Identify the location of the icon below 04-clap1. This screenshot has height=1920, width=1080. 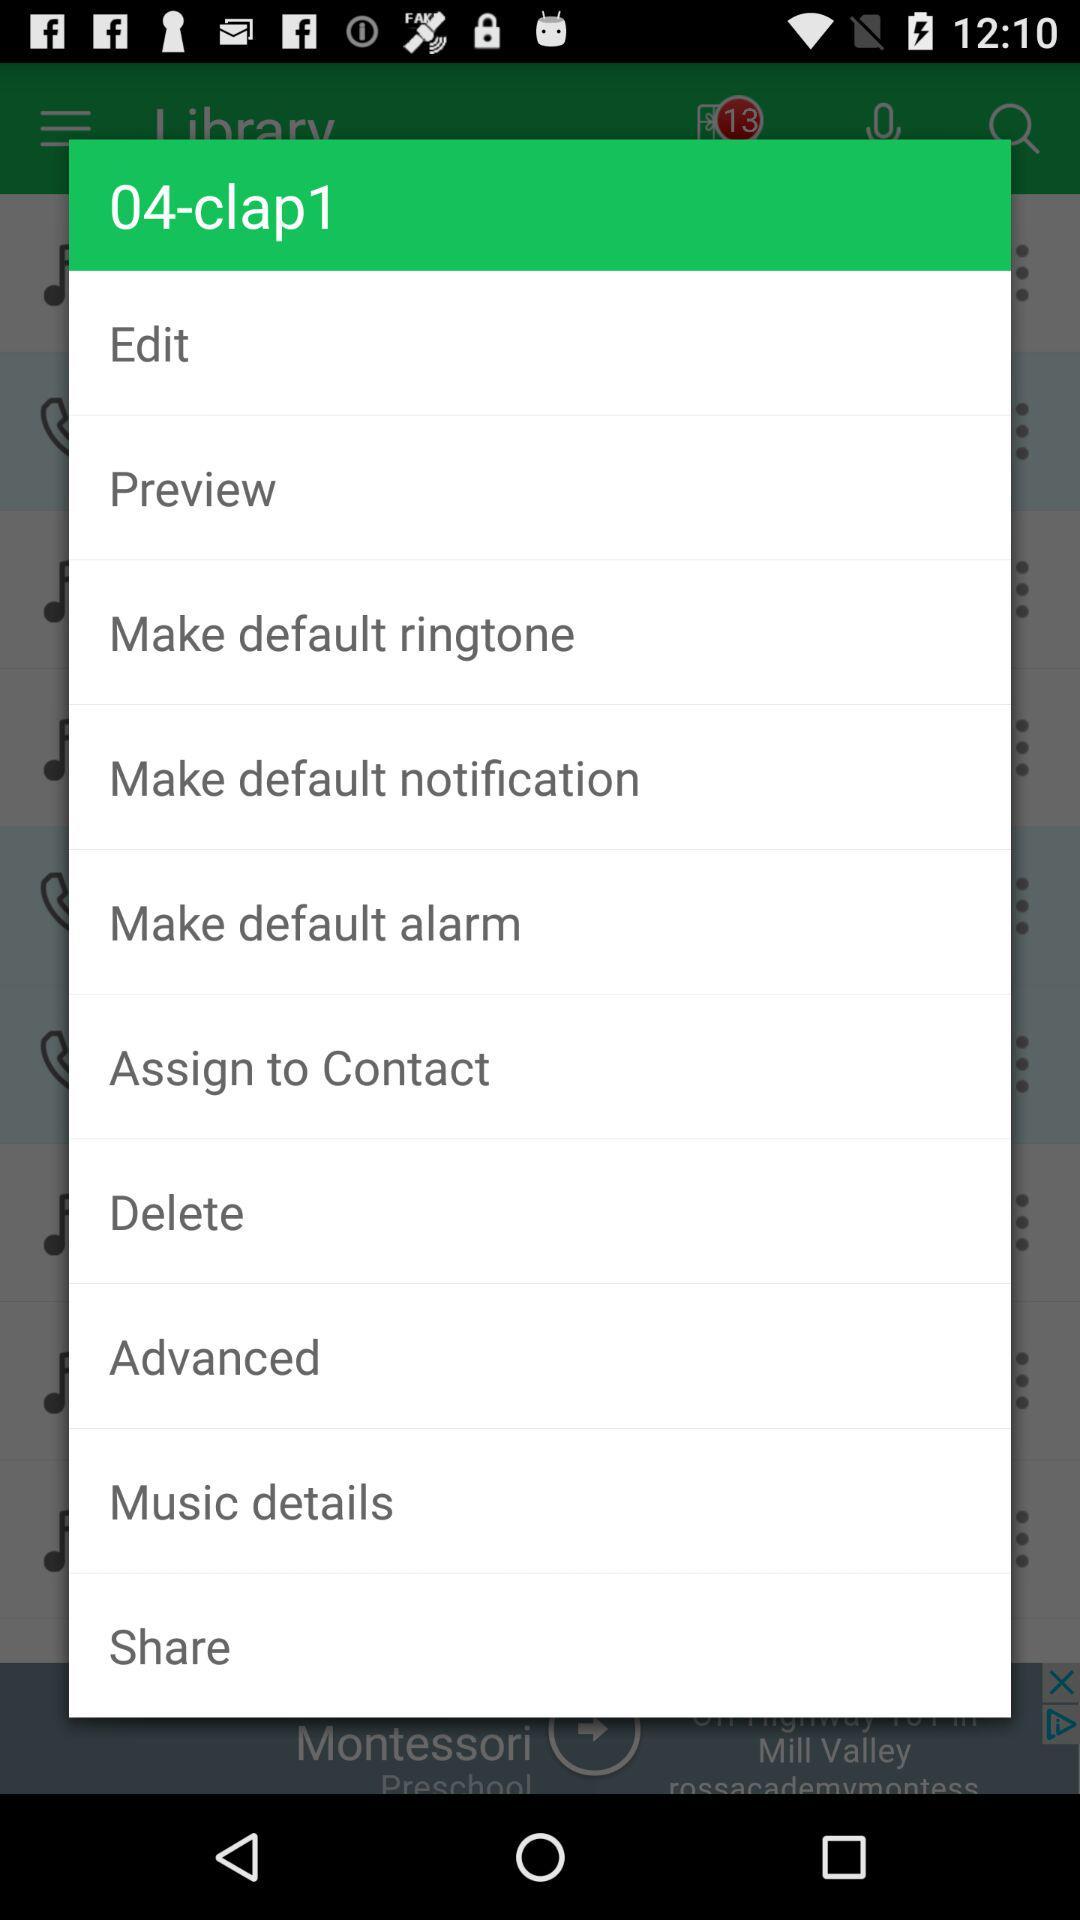
(540, 342).